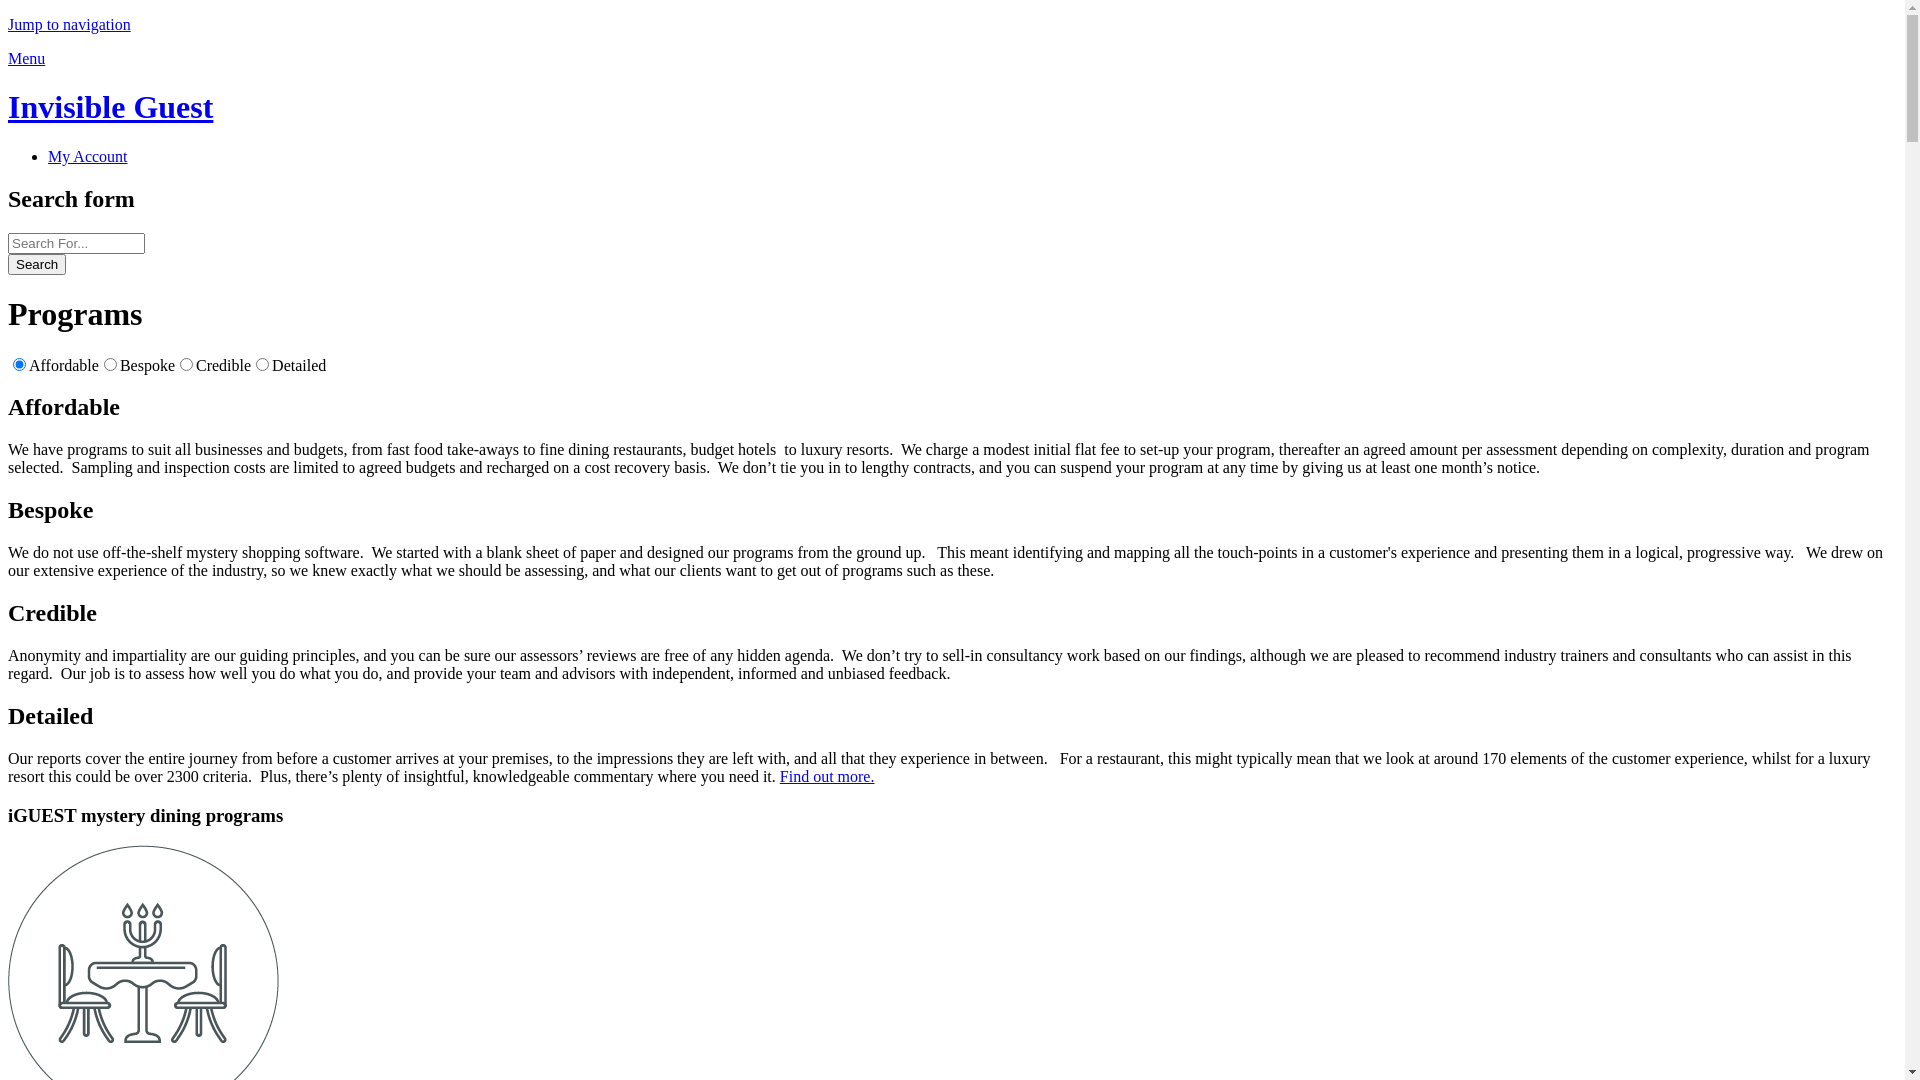 This screenshot has width=1920, height=1080. What do you see at coordinates (26, 57) in the screenshot?
I see `'Menu'` at bounding box center [26, 57].